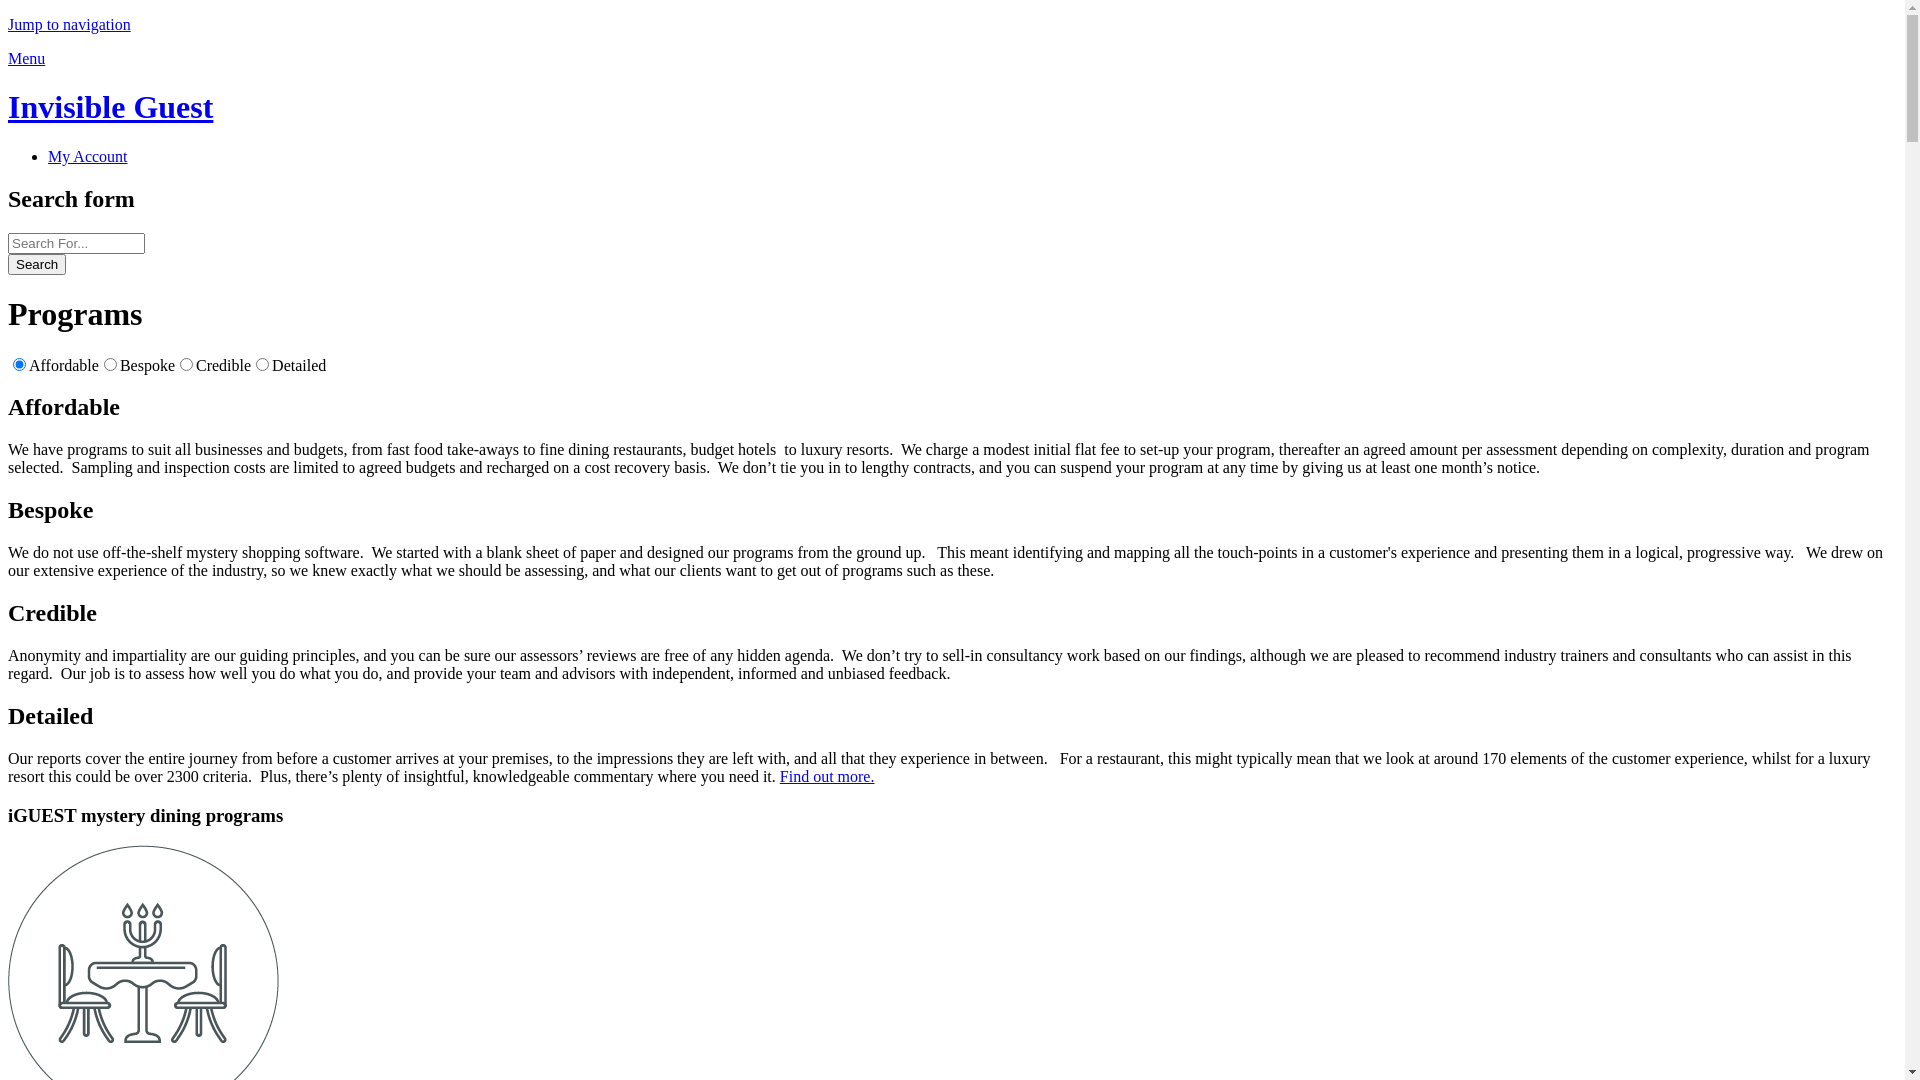 This screenshot has width=1920, height=1080. What do you see at coordinates (26, 57) in the screenshot?
I see `'Menu'` at bounding box center [26, 57].